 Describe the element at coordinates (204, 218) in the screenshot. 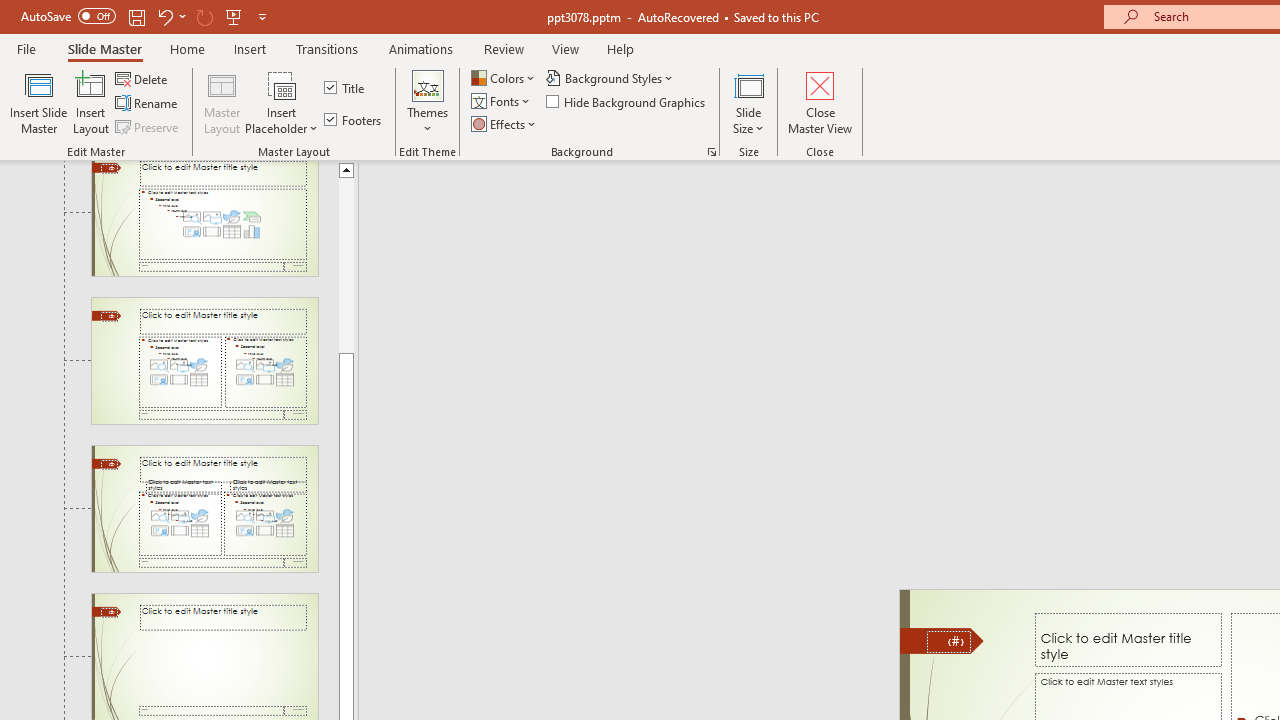

I see `'Slide Title and Content Layout: used by no slides'` at that location.